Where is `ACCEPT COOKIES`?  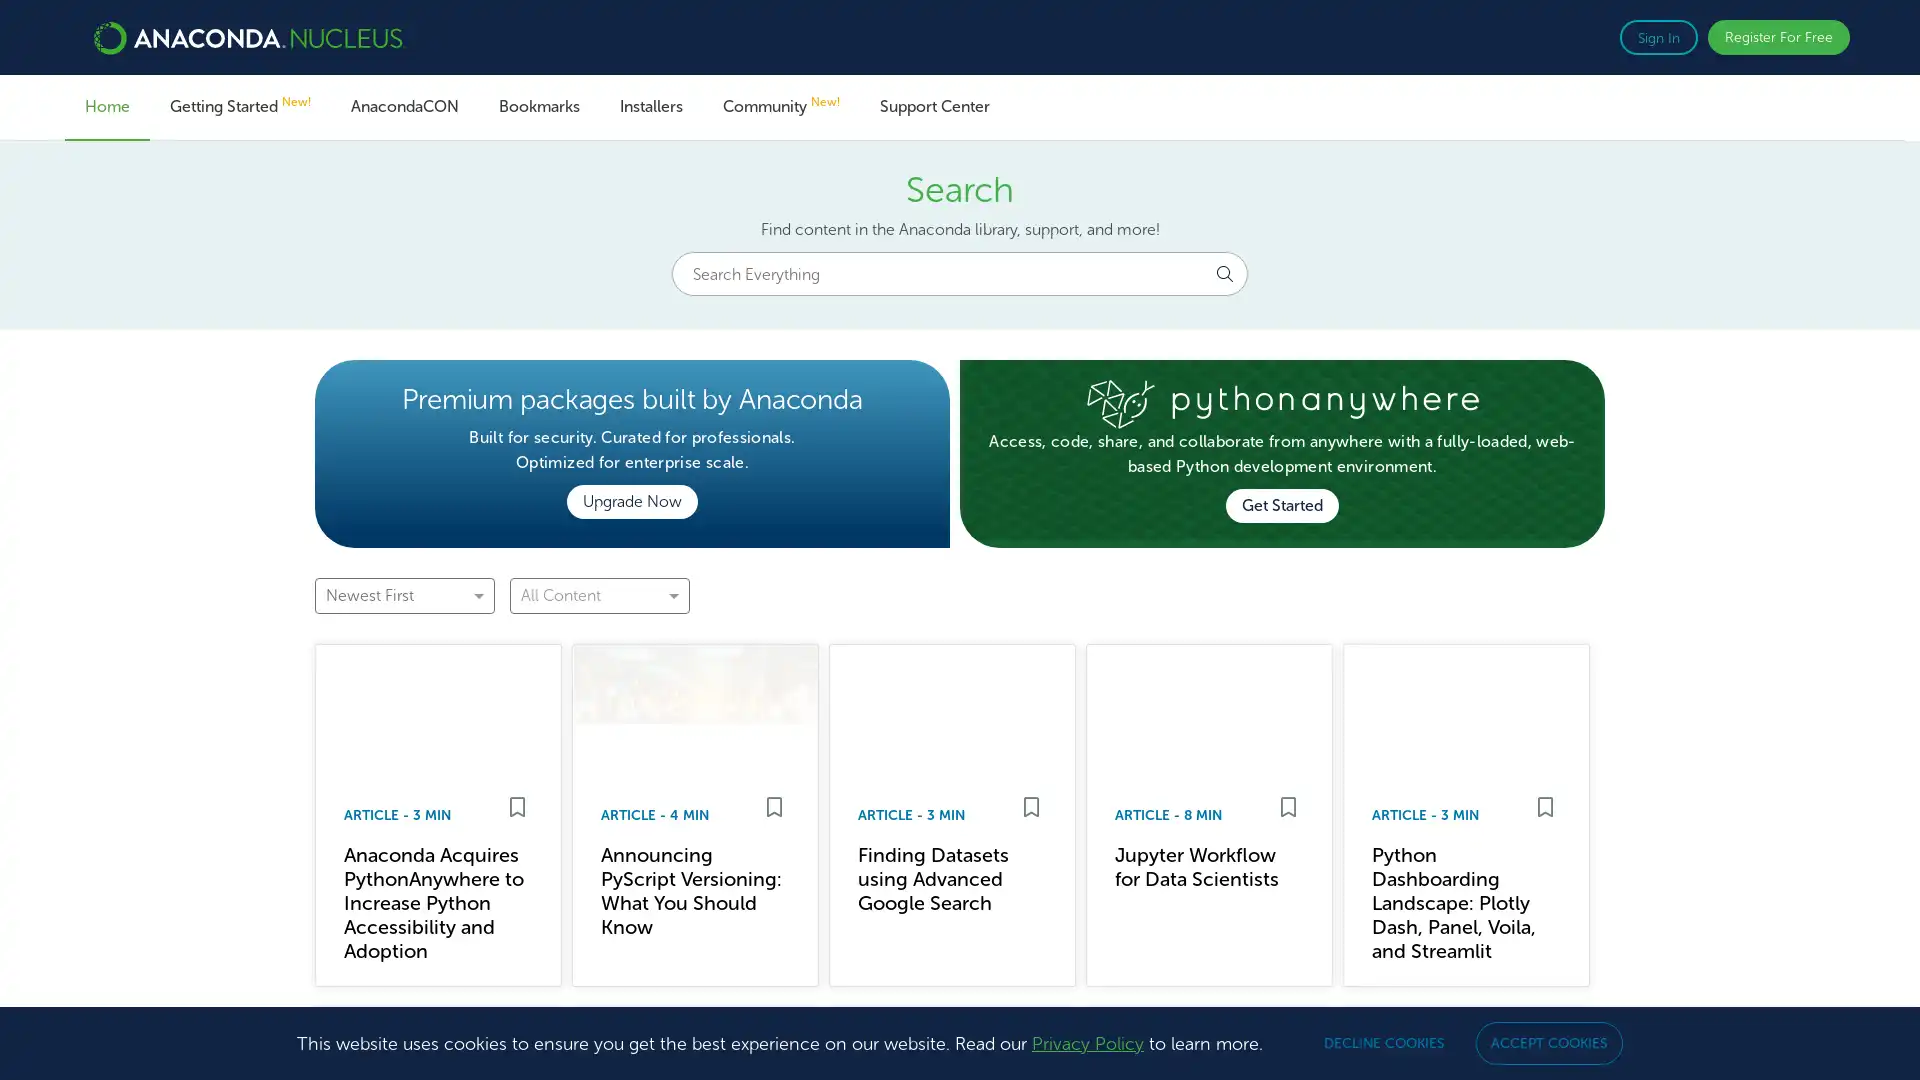 ACCEPT COOKIES is located at coordinates (1548, 1042).